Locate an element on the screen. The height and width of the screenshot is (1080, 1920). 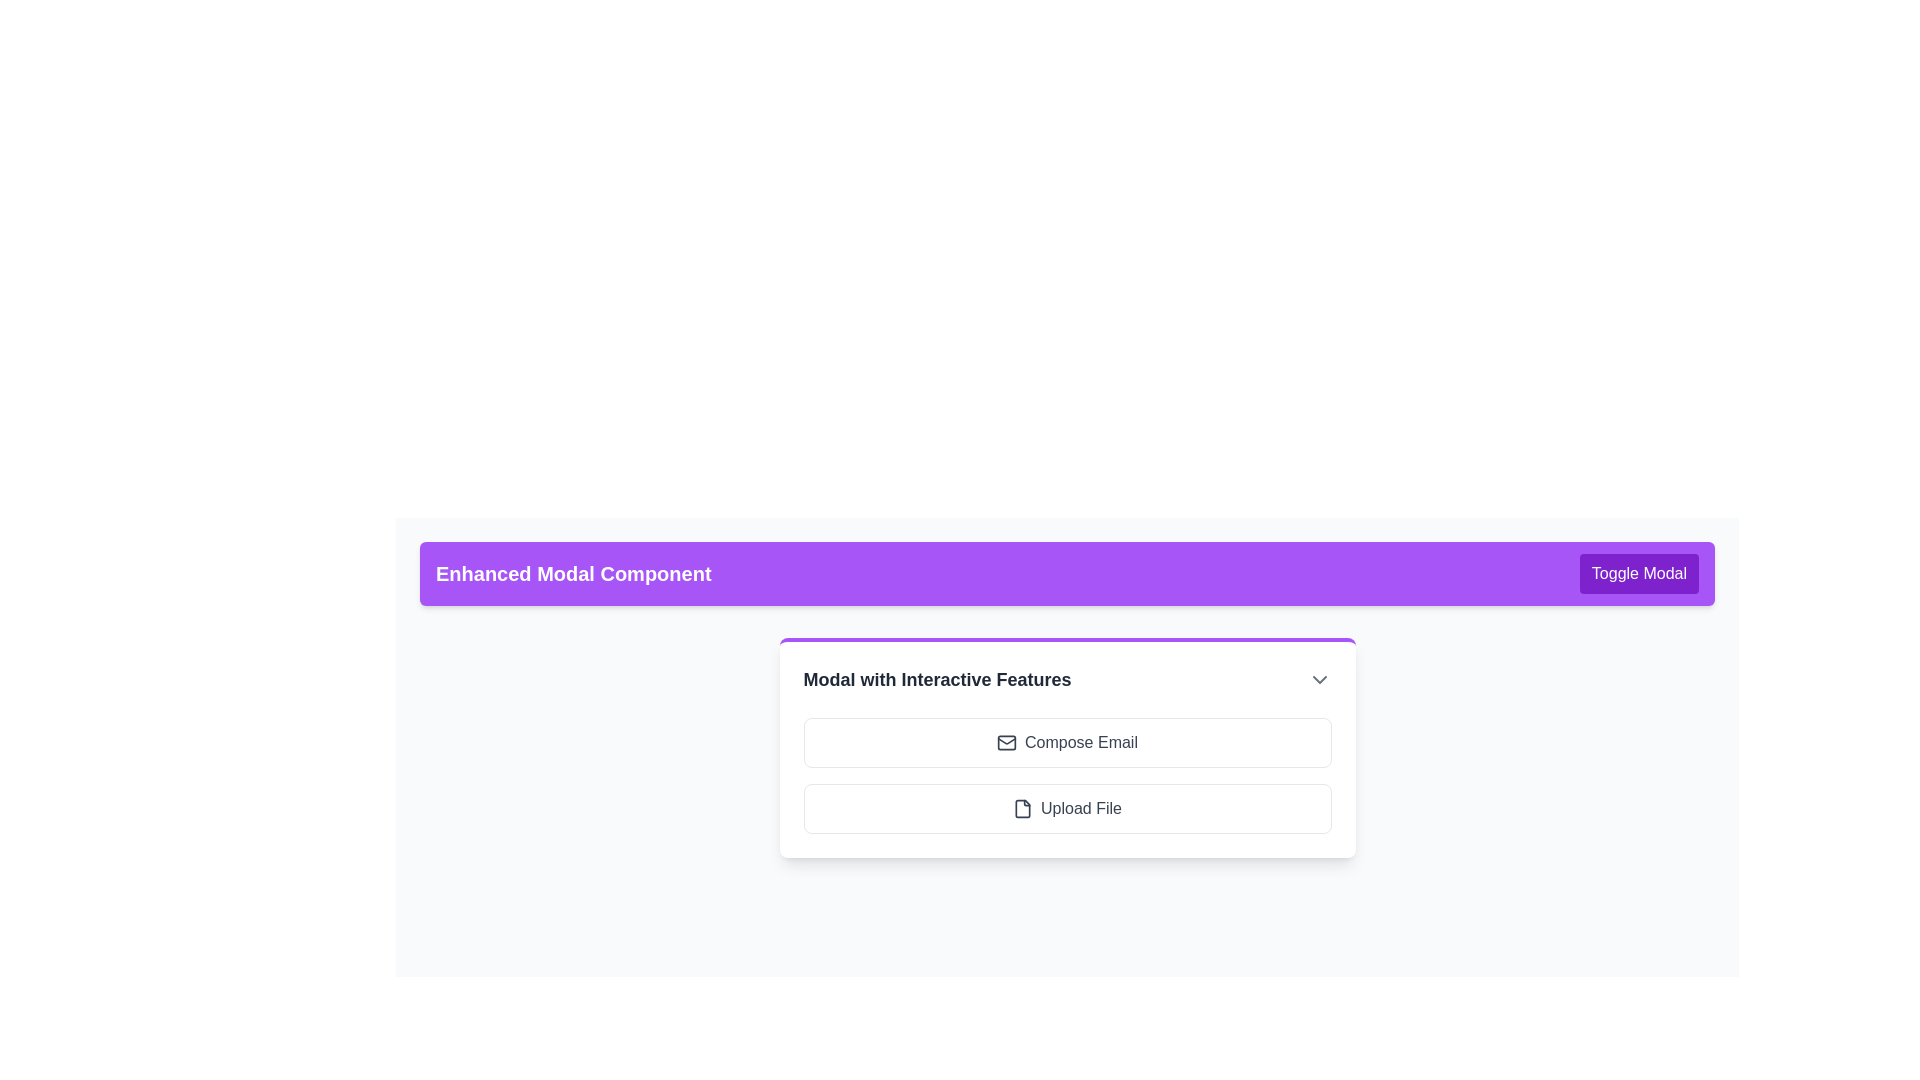
the 'Upload File' button, which has gray text and a file icon on the left, located at the bottom of the section is located at coordinates (1066, 808).